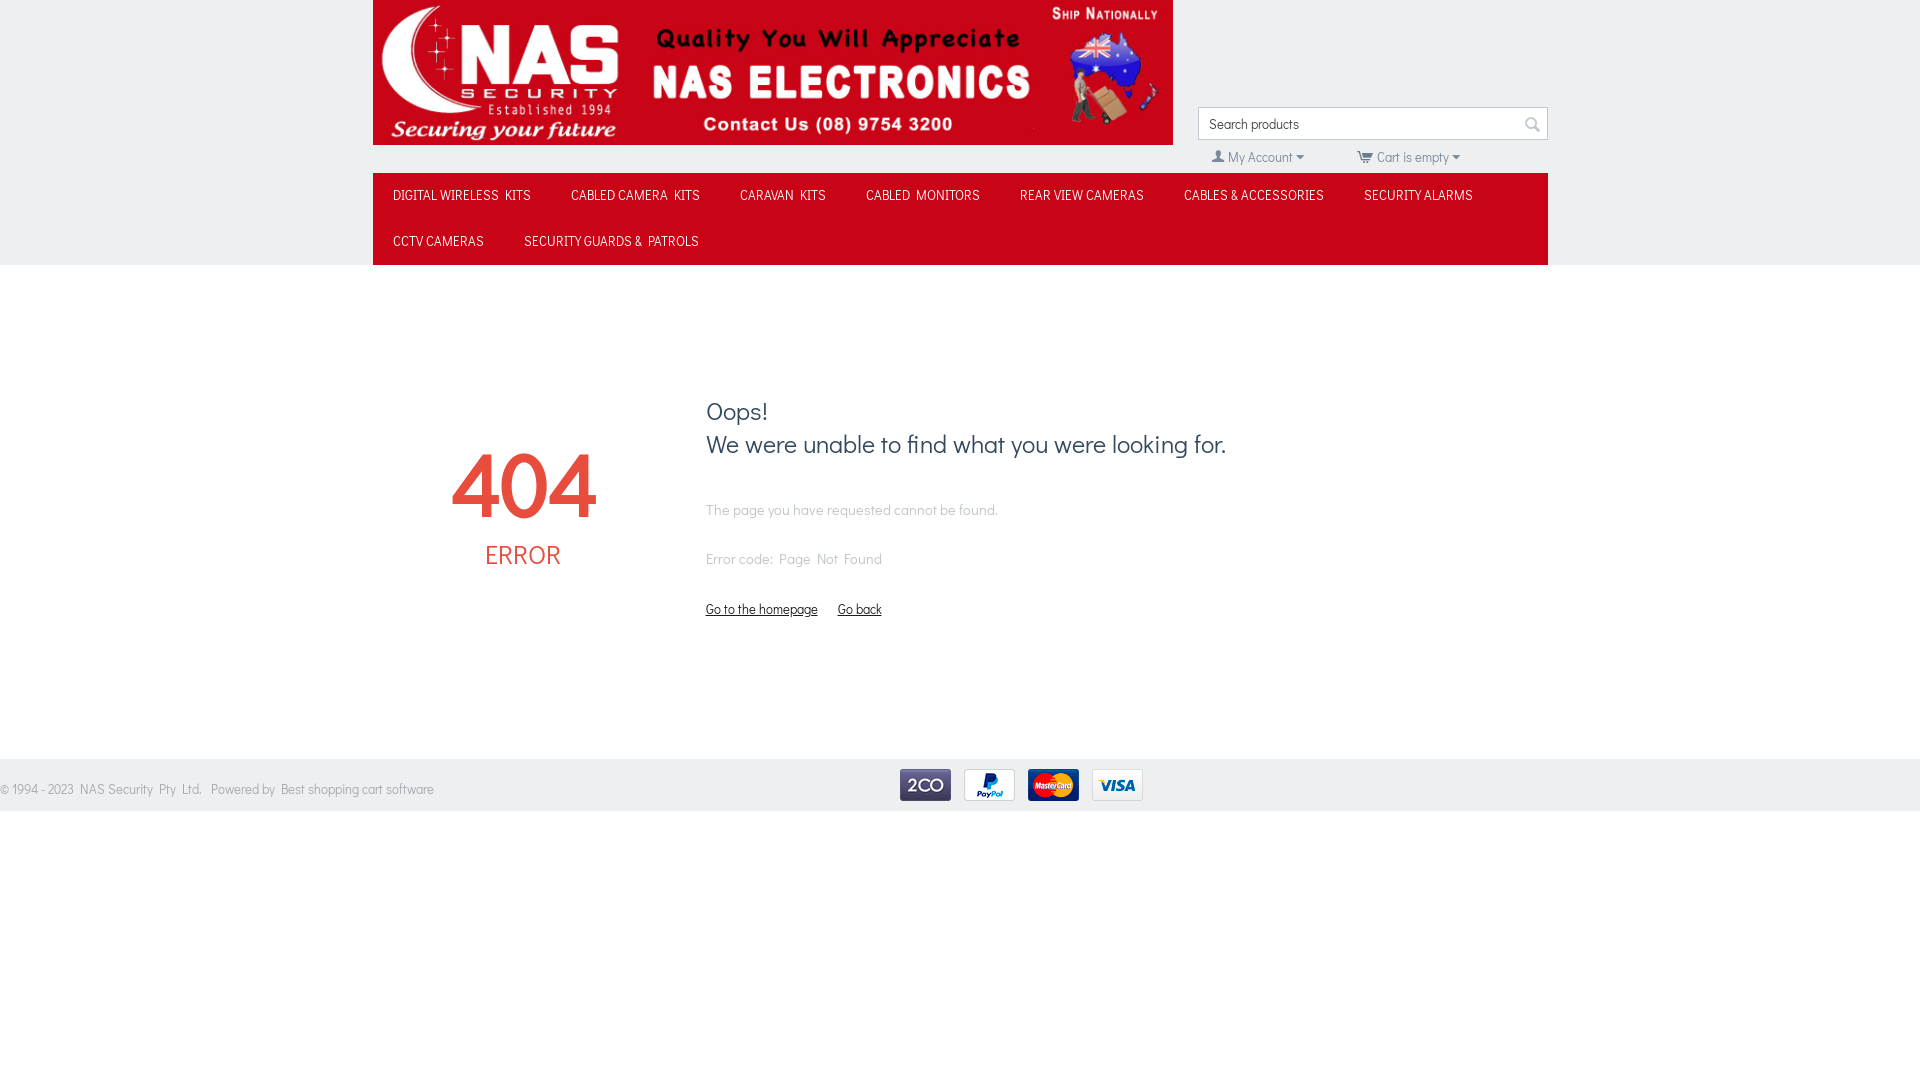  What do you see at coordinates (1530, 124) in the screenshot?
I see `'Search'` at bounding box center [1530, 124].